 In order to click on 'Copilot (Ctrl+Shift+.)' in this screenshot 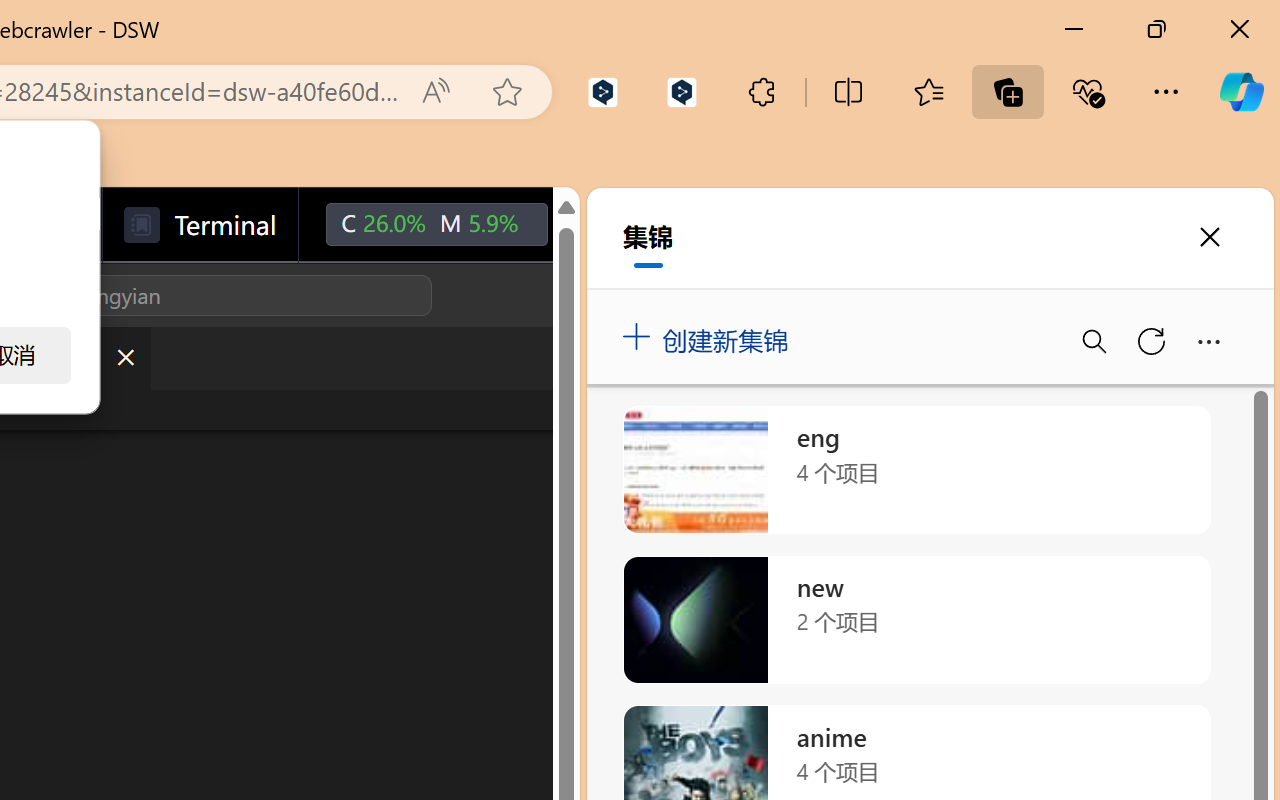, I will do `click(1240, 91)`.